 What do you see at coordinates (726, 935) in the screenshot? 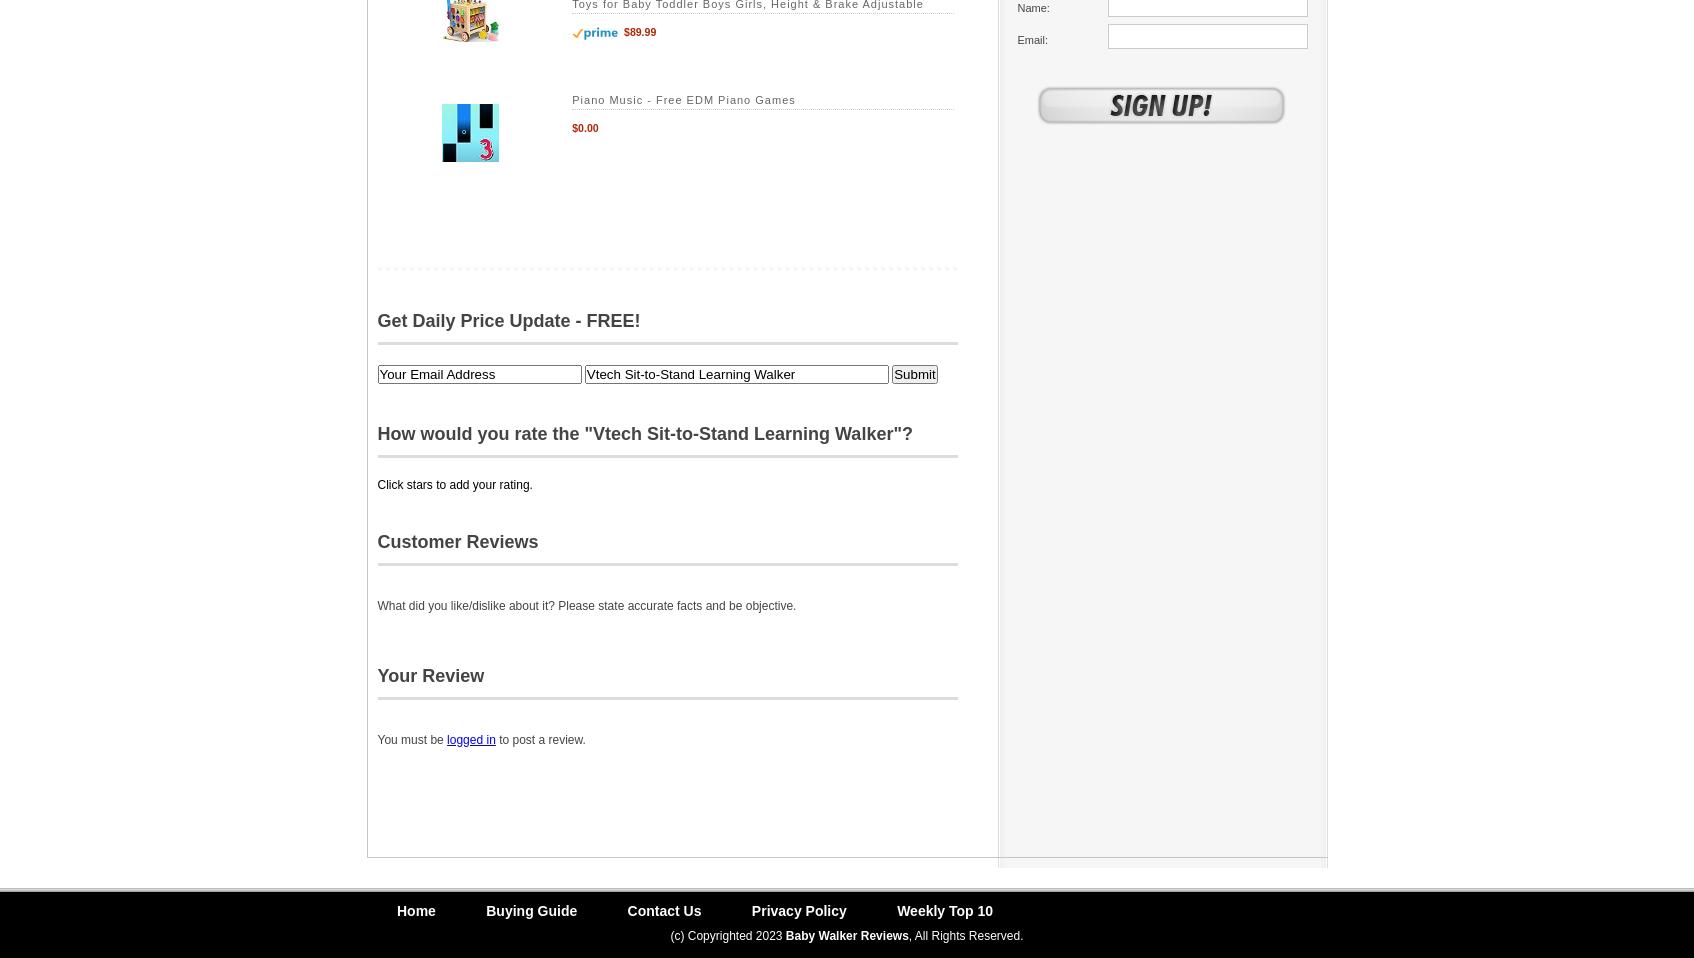
I see `'(c) Copyrighted 2023'` at bounding box center [726, 935].